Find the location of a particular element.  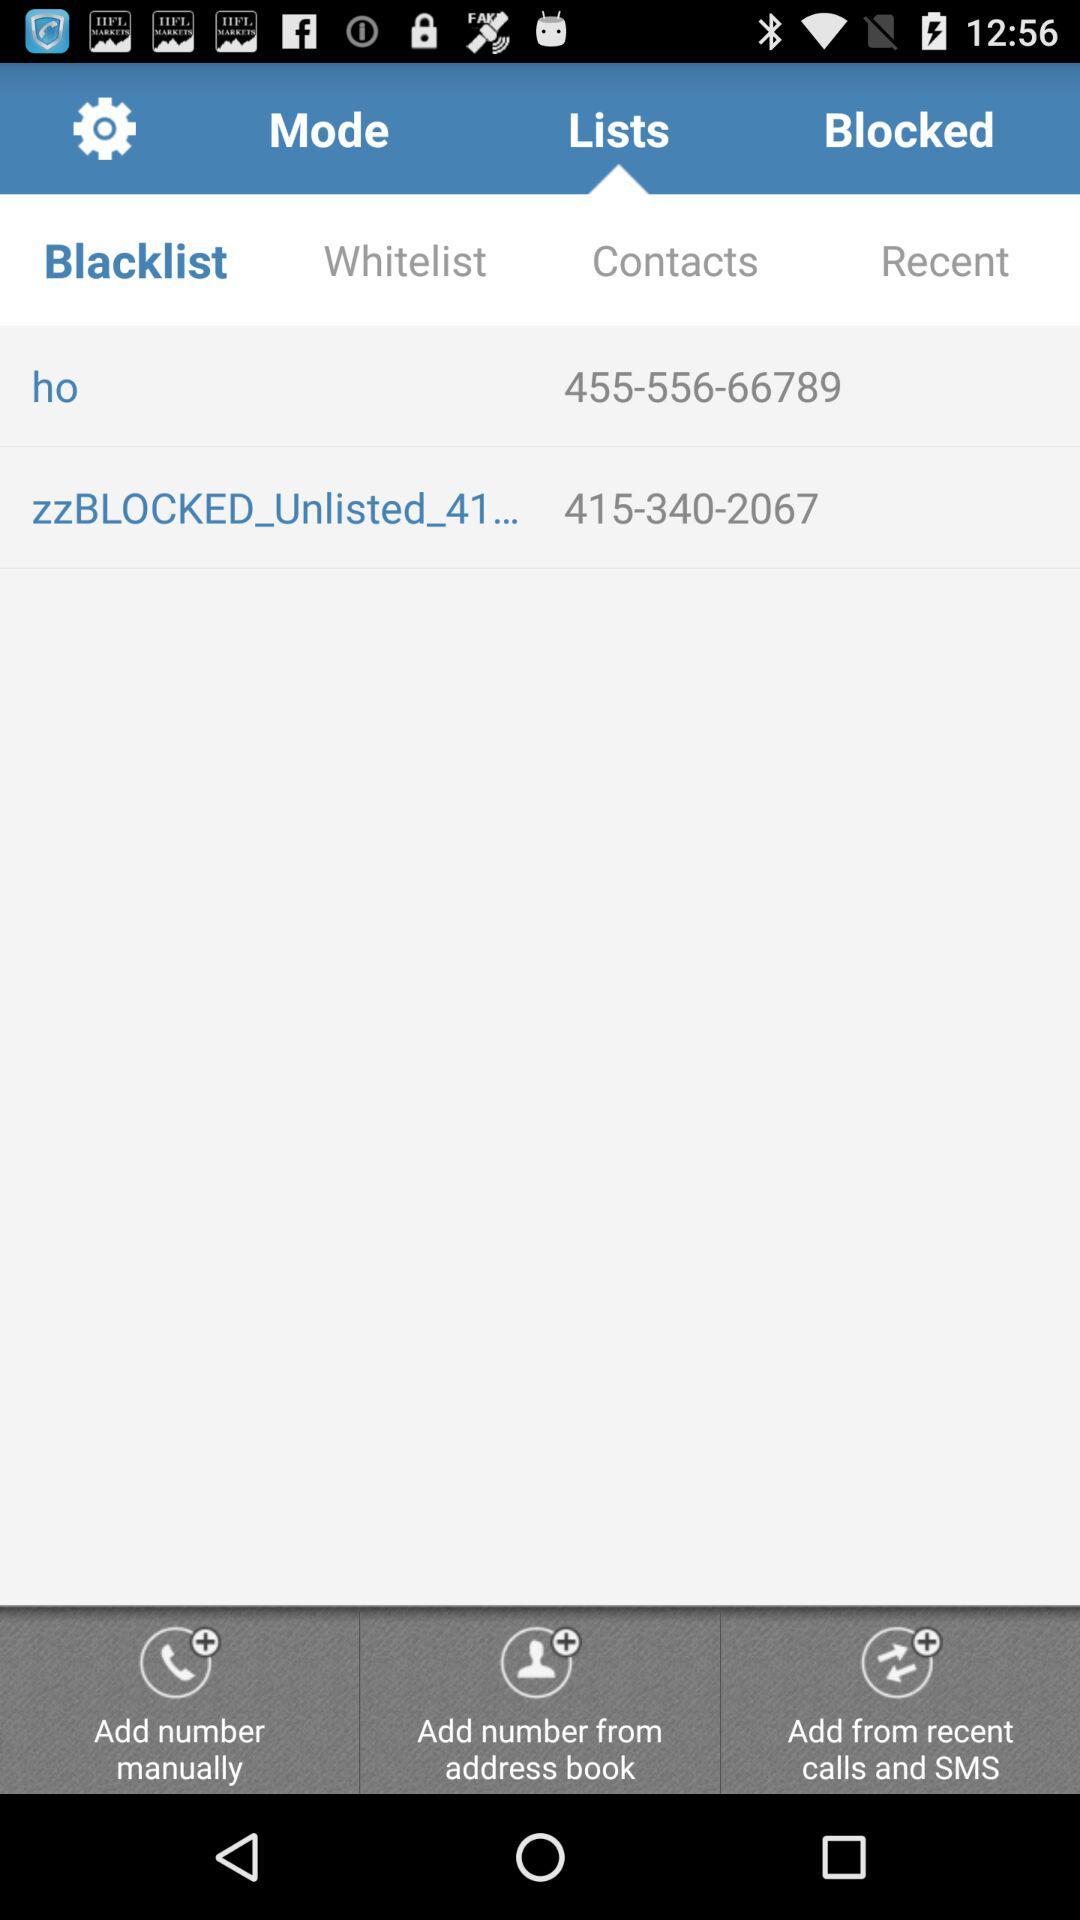

app to the left of lists app is located at coordinates (327, 127).